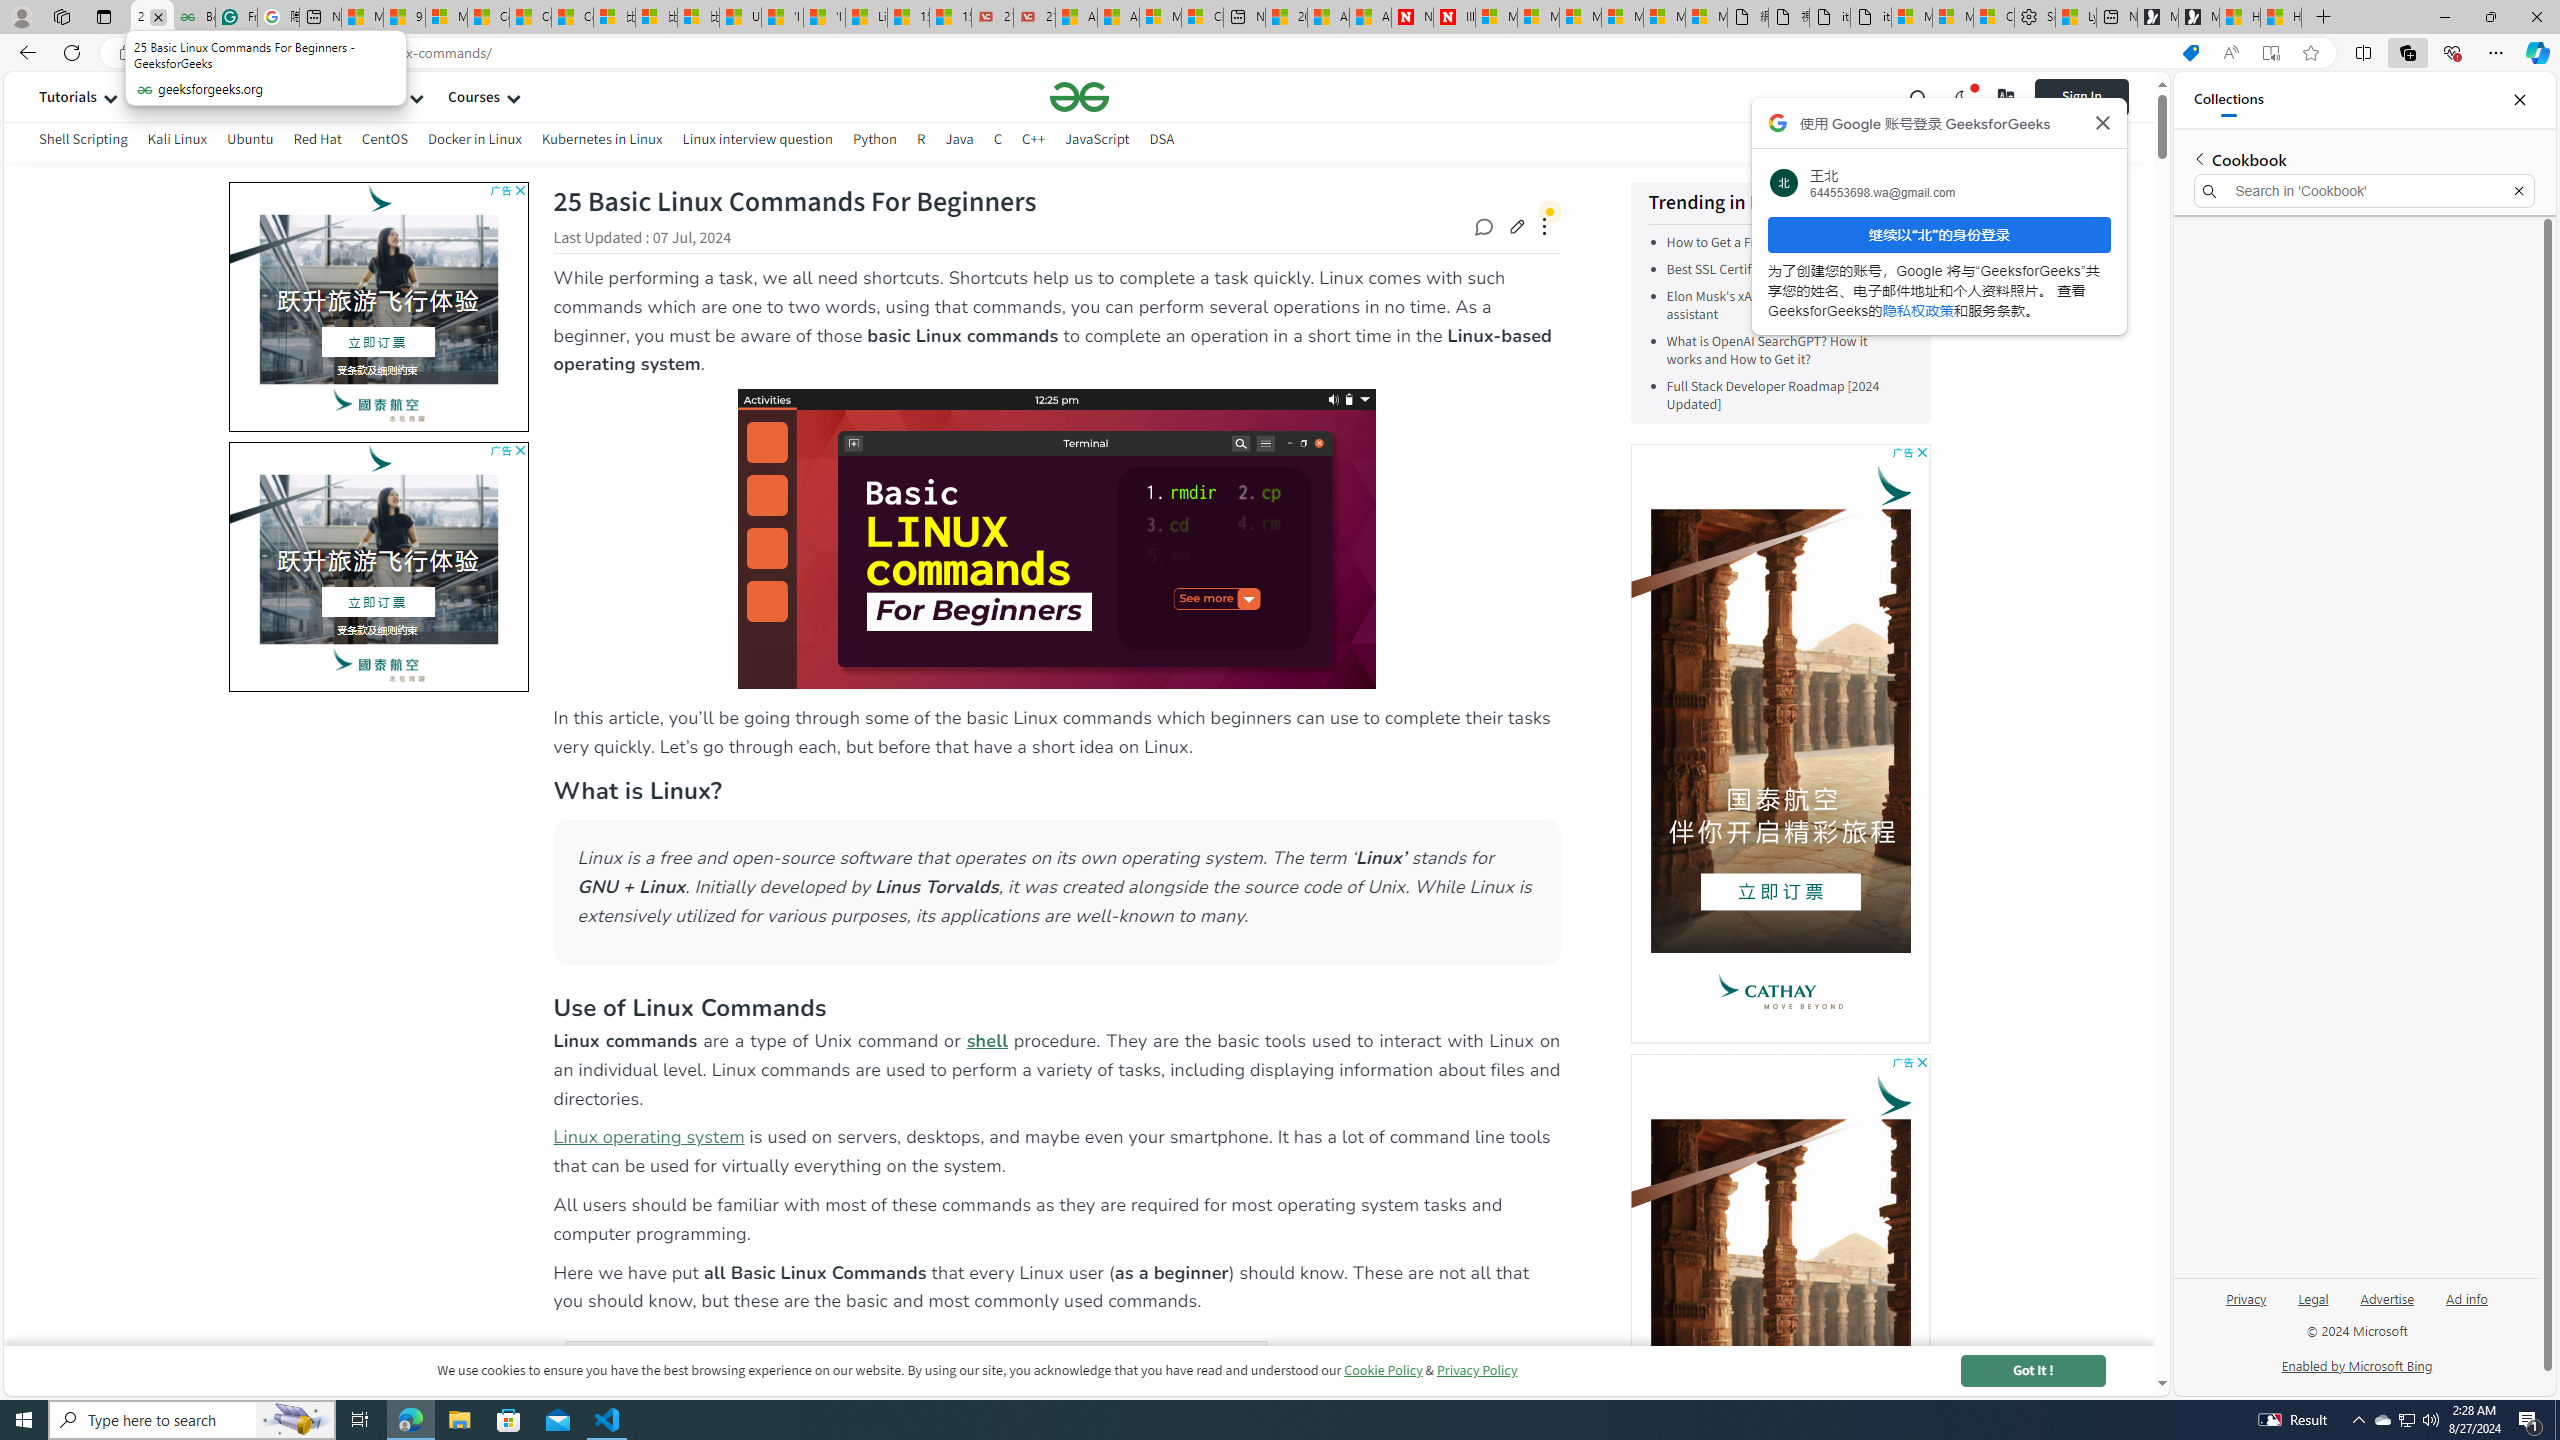 The width and height of the screenshot is (2560, 1440). I want to click on 'Docker in Linux', so click(473, 141).